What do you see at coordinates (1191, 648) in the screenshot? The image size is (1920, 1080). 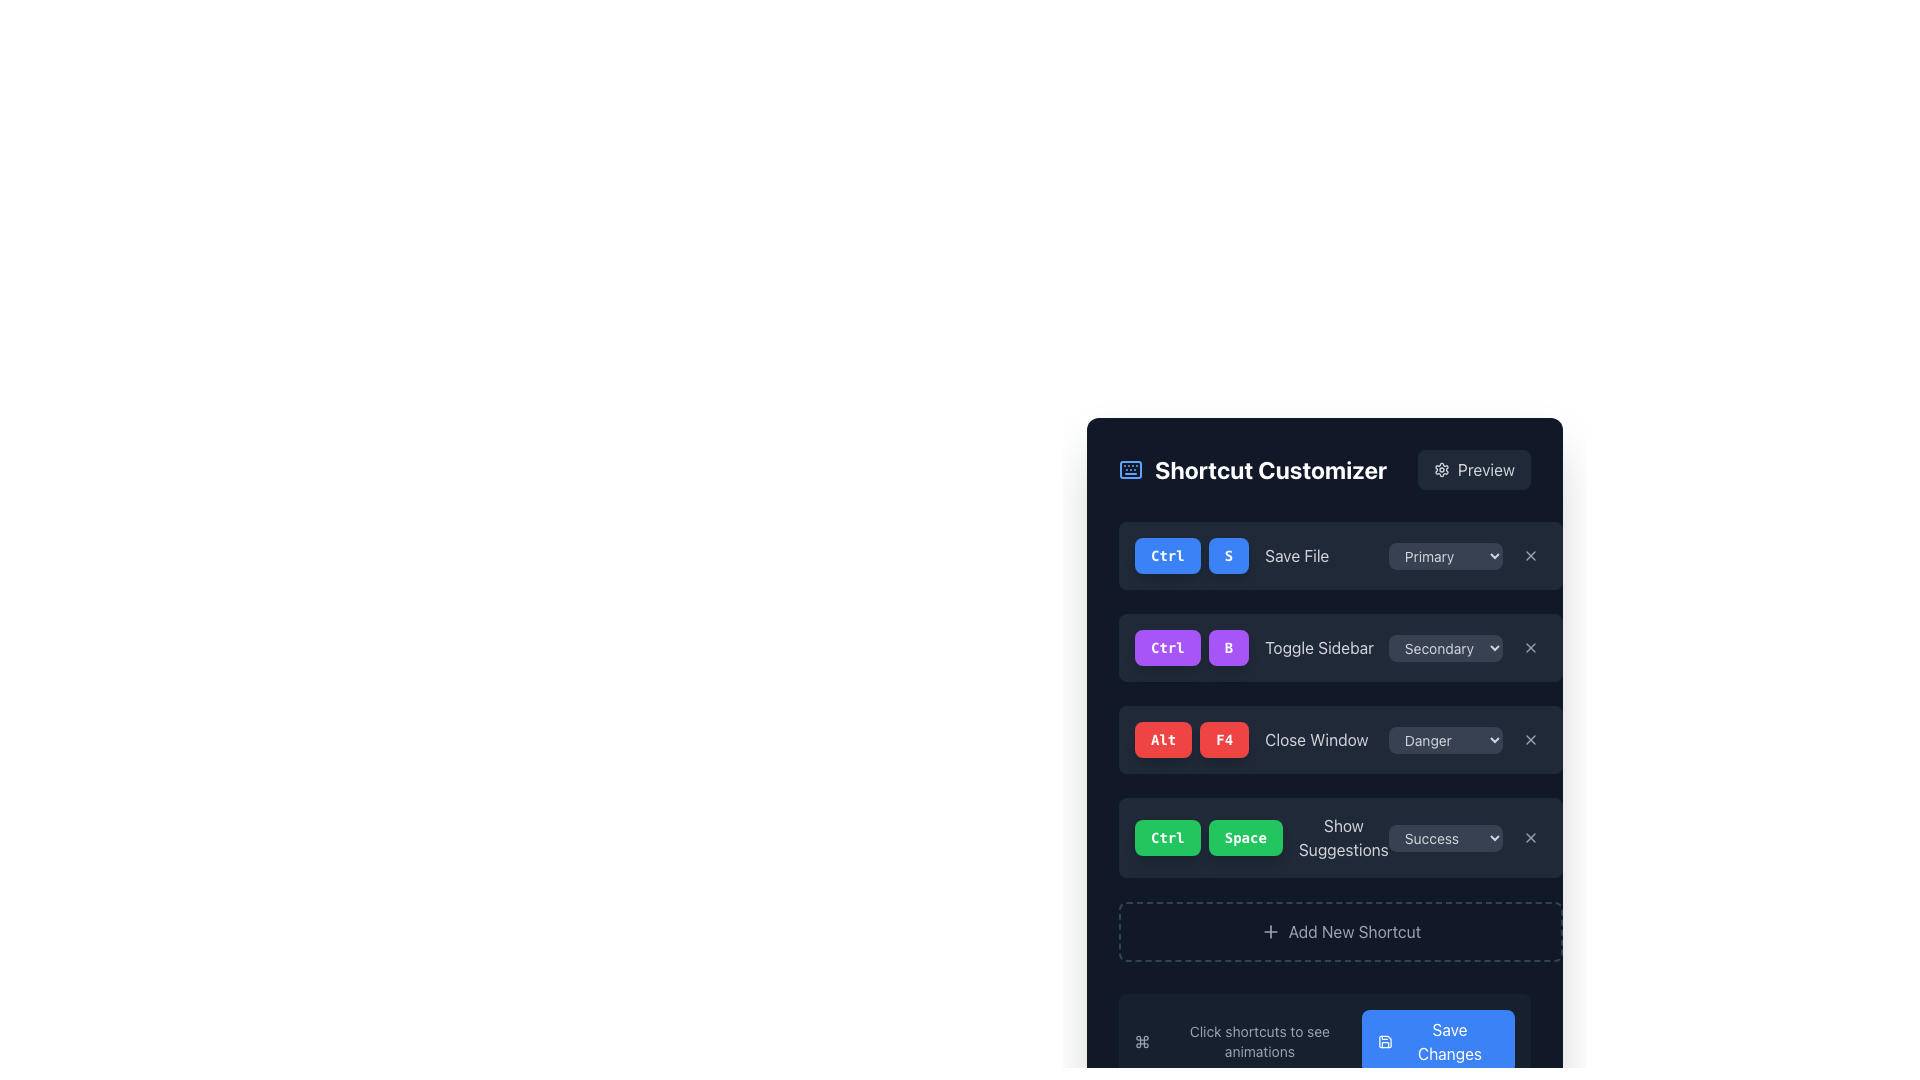 I see `on the composite component consisting of 'Ctrl' and 'B' buttons, which are part of the shortcut customization interface` at bounding box center [1191, 648].